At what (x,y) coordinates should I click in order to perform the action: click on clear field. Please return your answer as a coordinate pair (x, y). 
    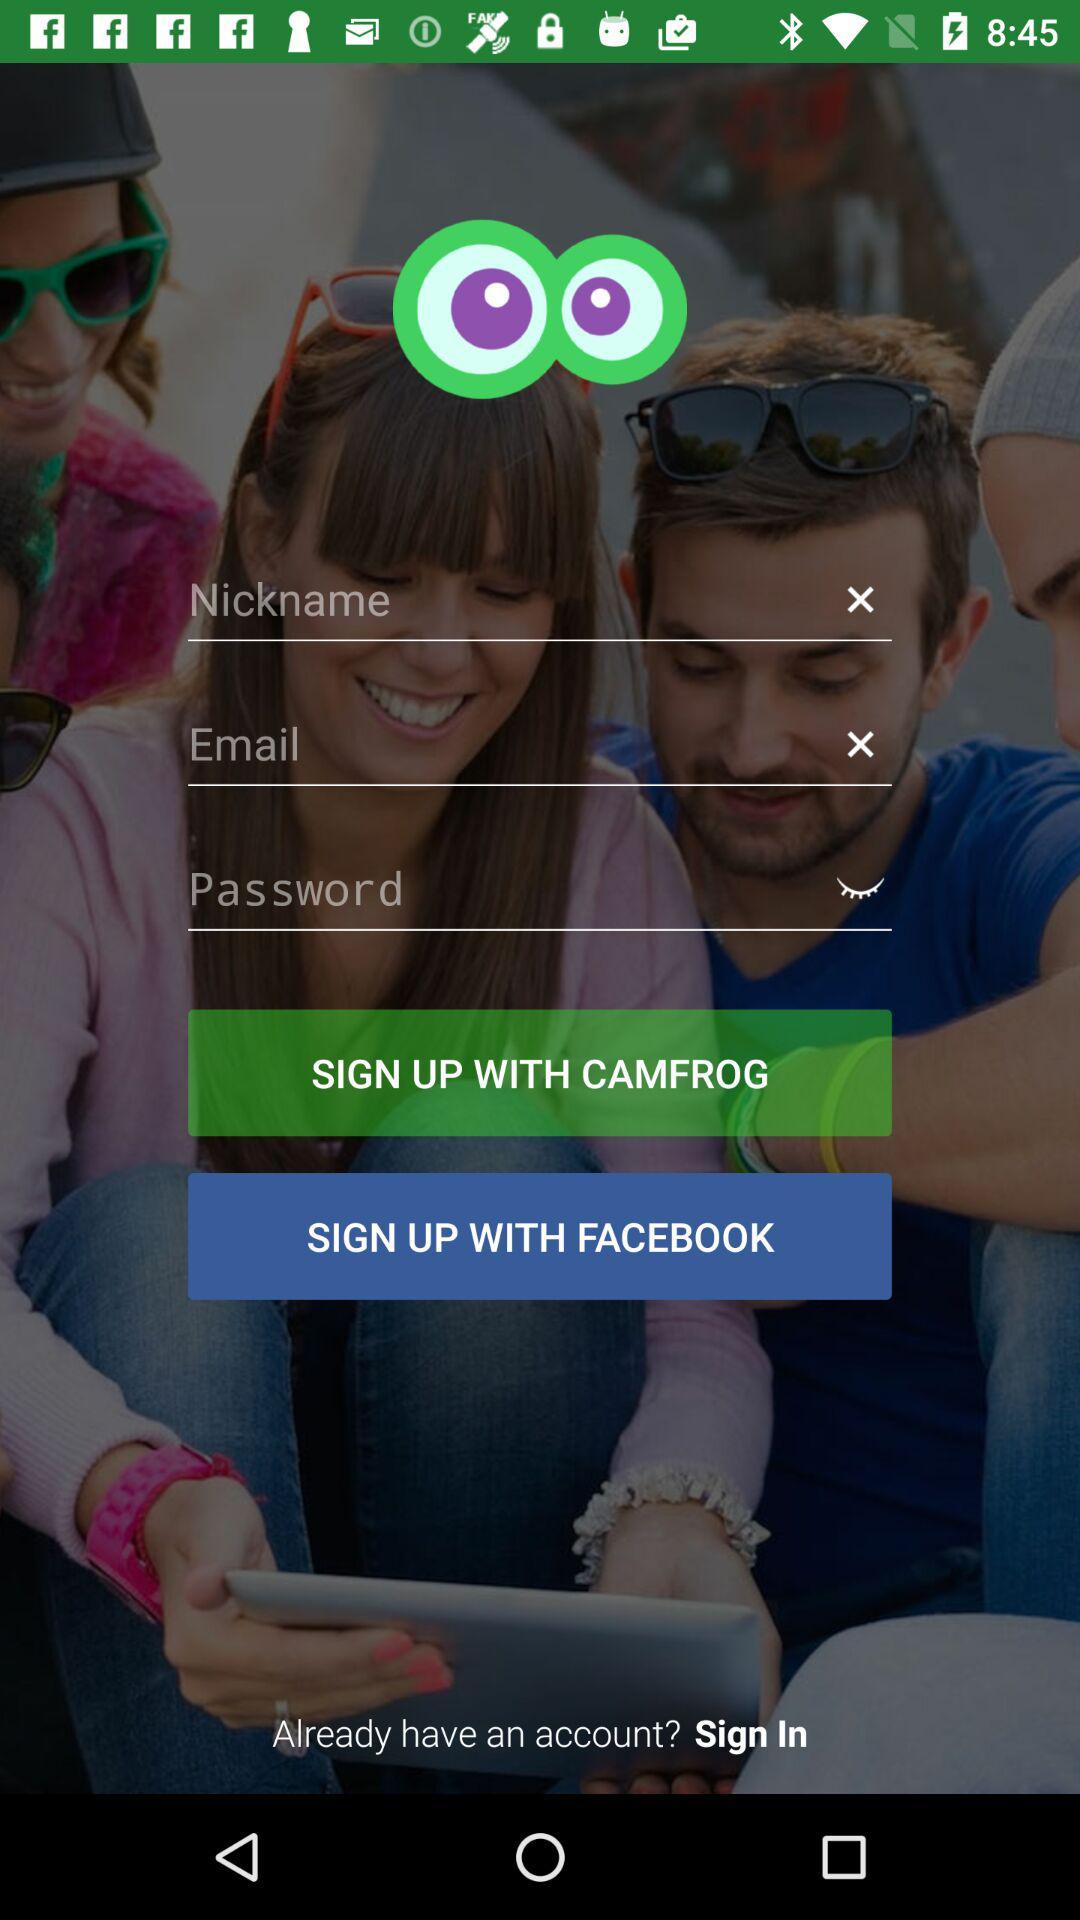
    Looking at the image, I should click on (859, 743).